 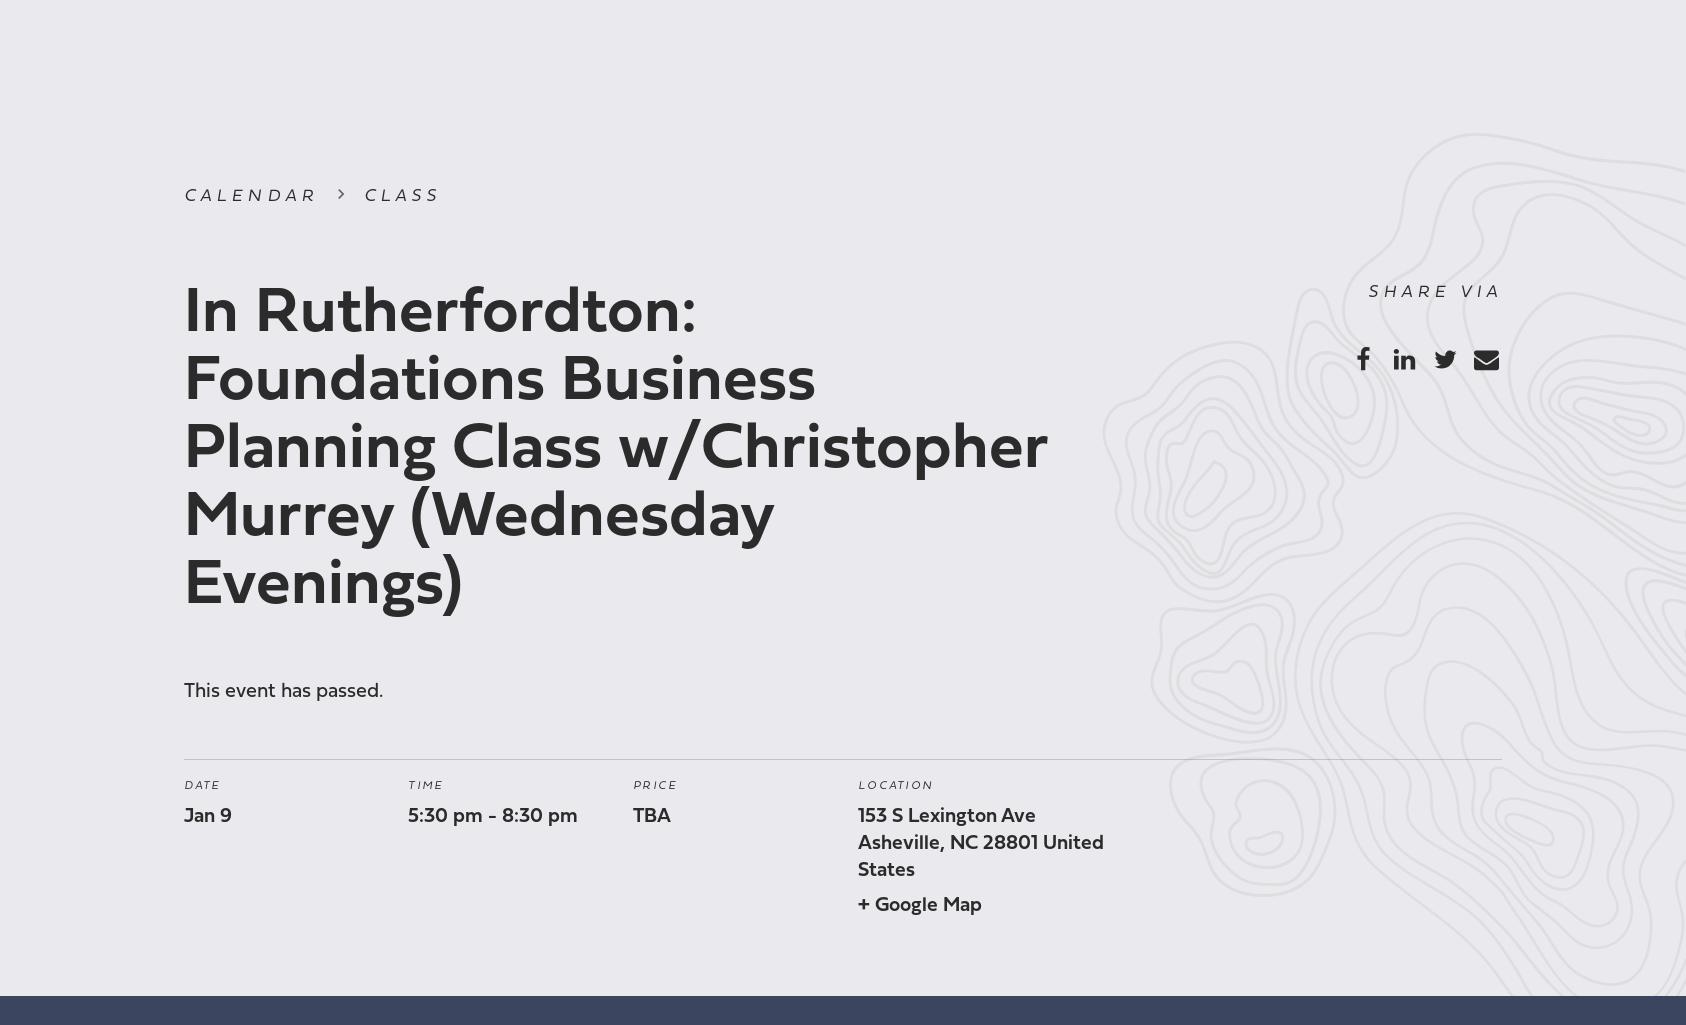 I want to click on '5:30 pm - 8:30 pm', so click(x=492, y=816).